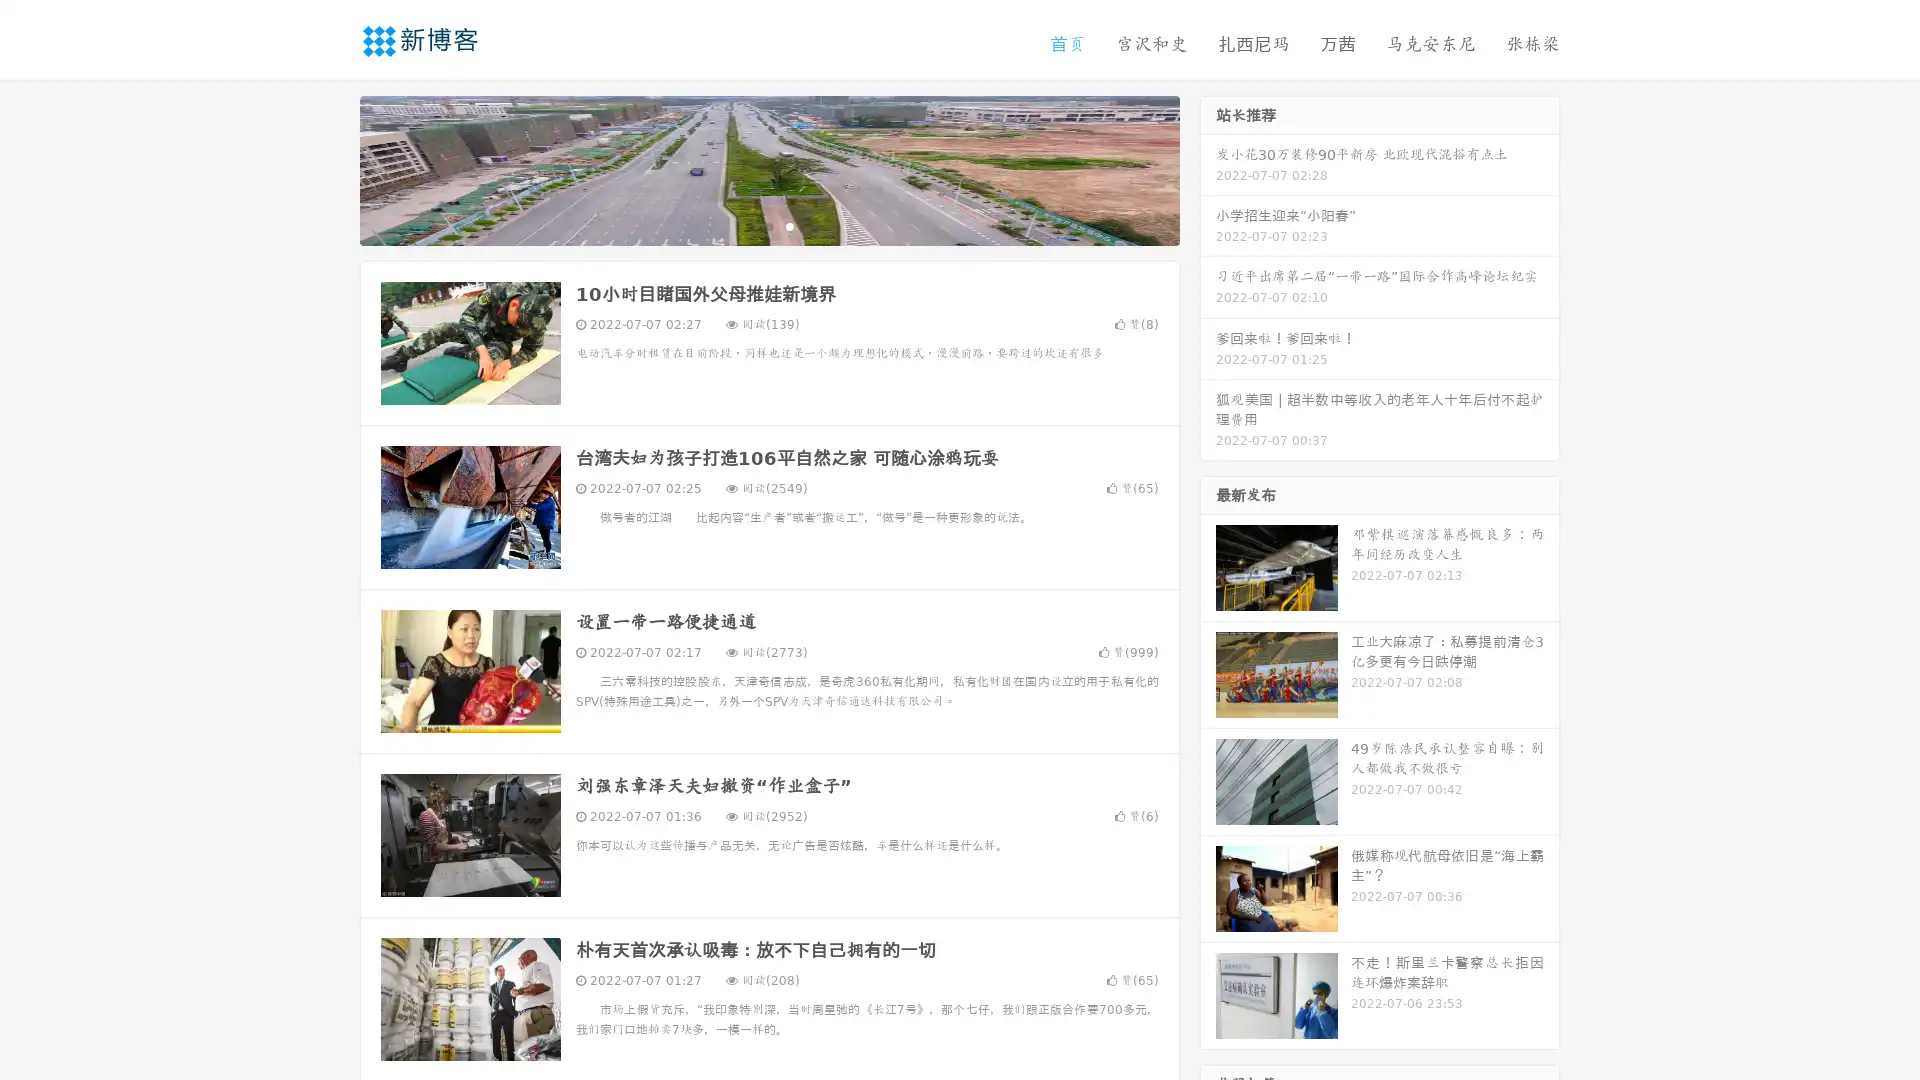 This screenshot has height=1080, width=1920. I want to click on Go to slide 1, so click(748, 225).